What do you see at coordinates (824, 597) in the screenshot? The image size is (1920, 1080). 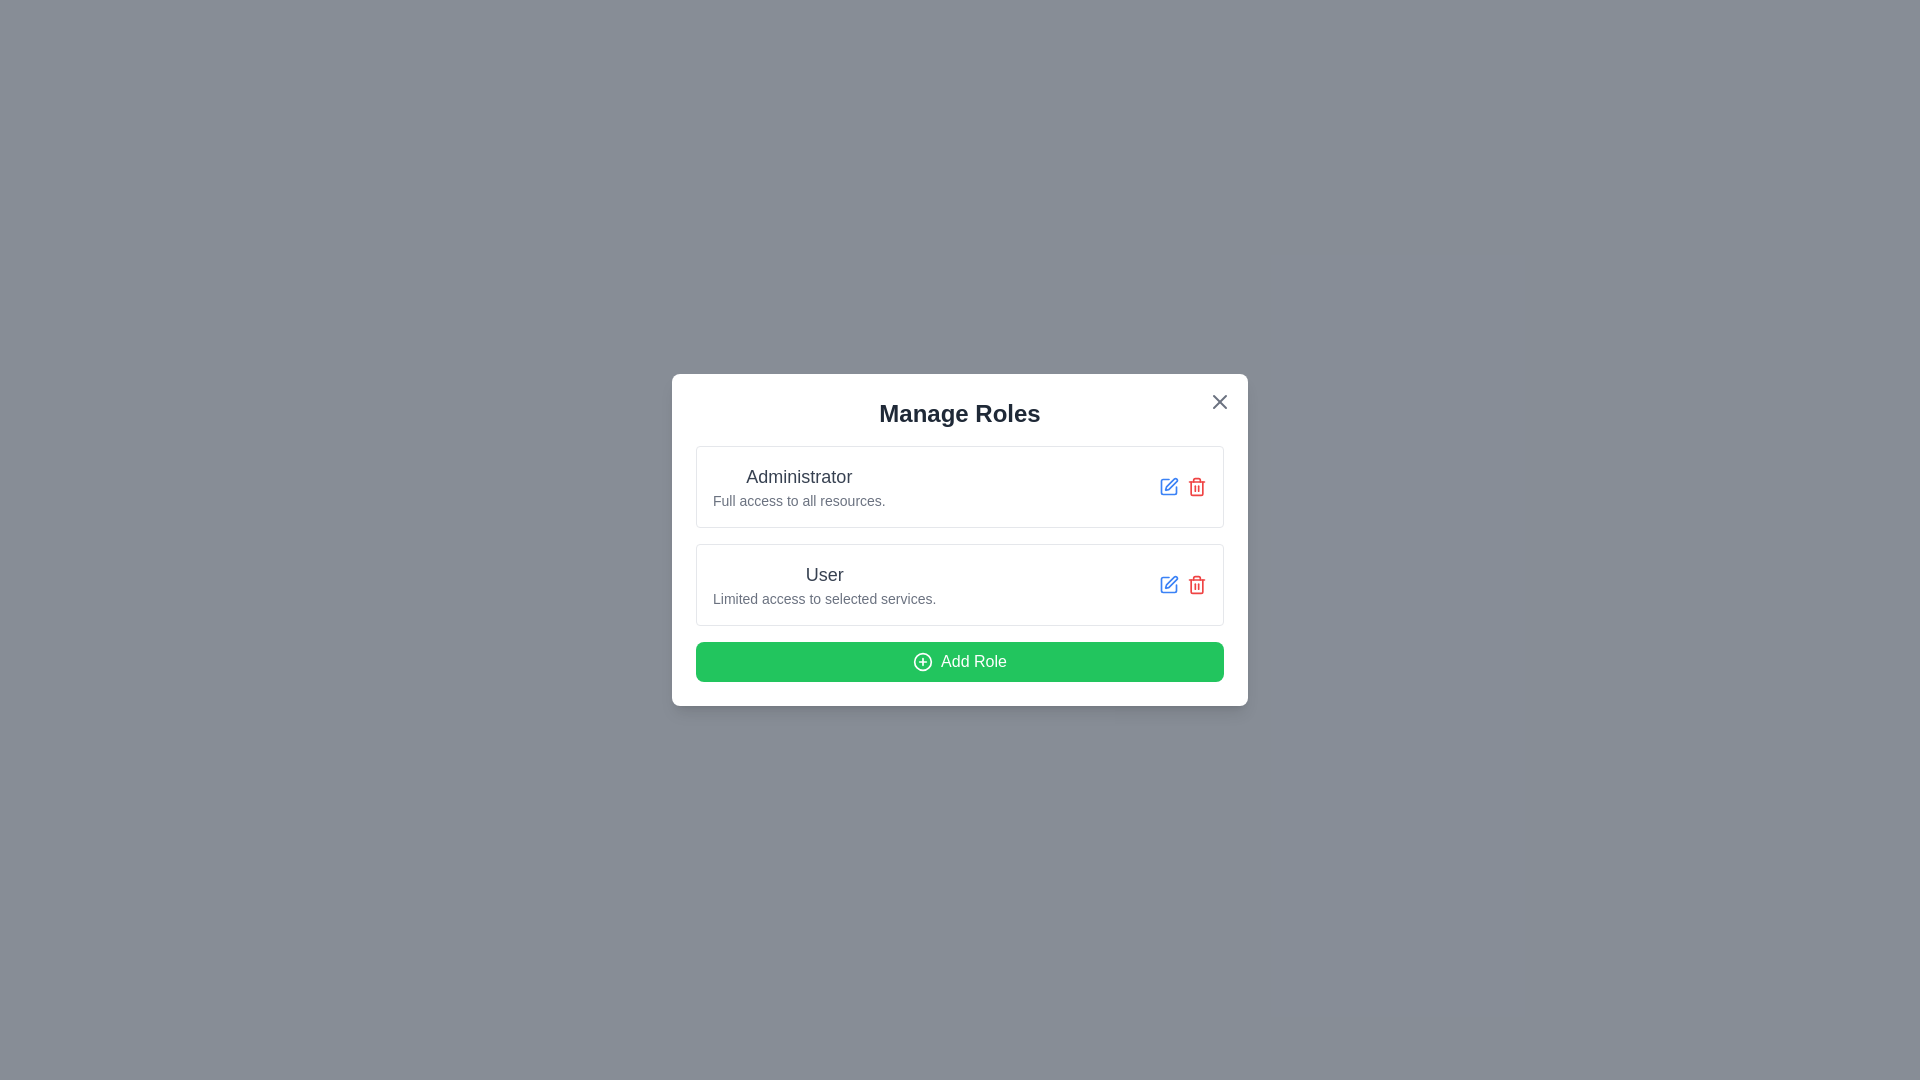 I see `the text label indicating the access privileges of the 'User' role, located directly below the 'User' text in the 'Manage Roles' modal dialog` at bounding box center [824, 597].